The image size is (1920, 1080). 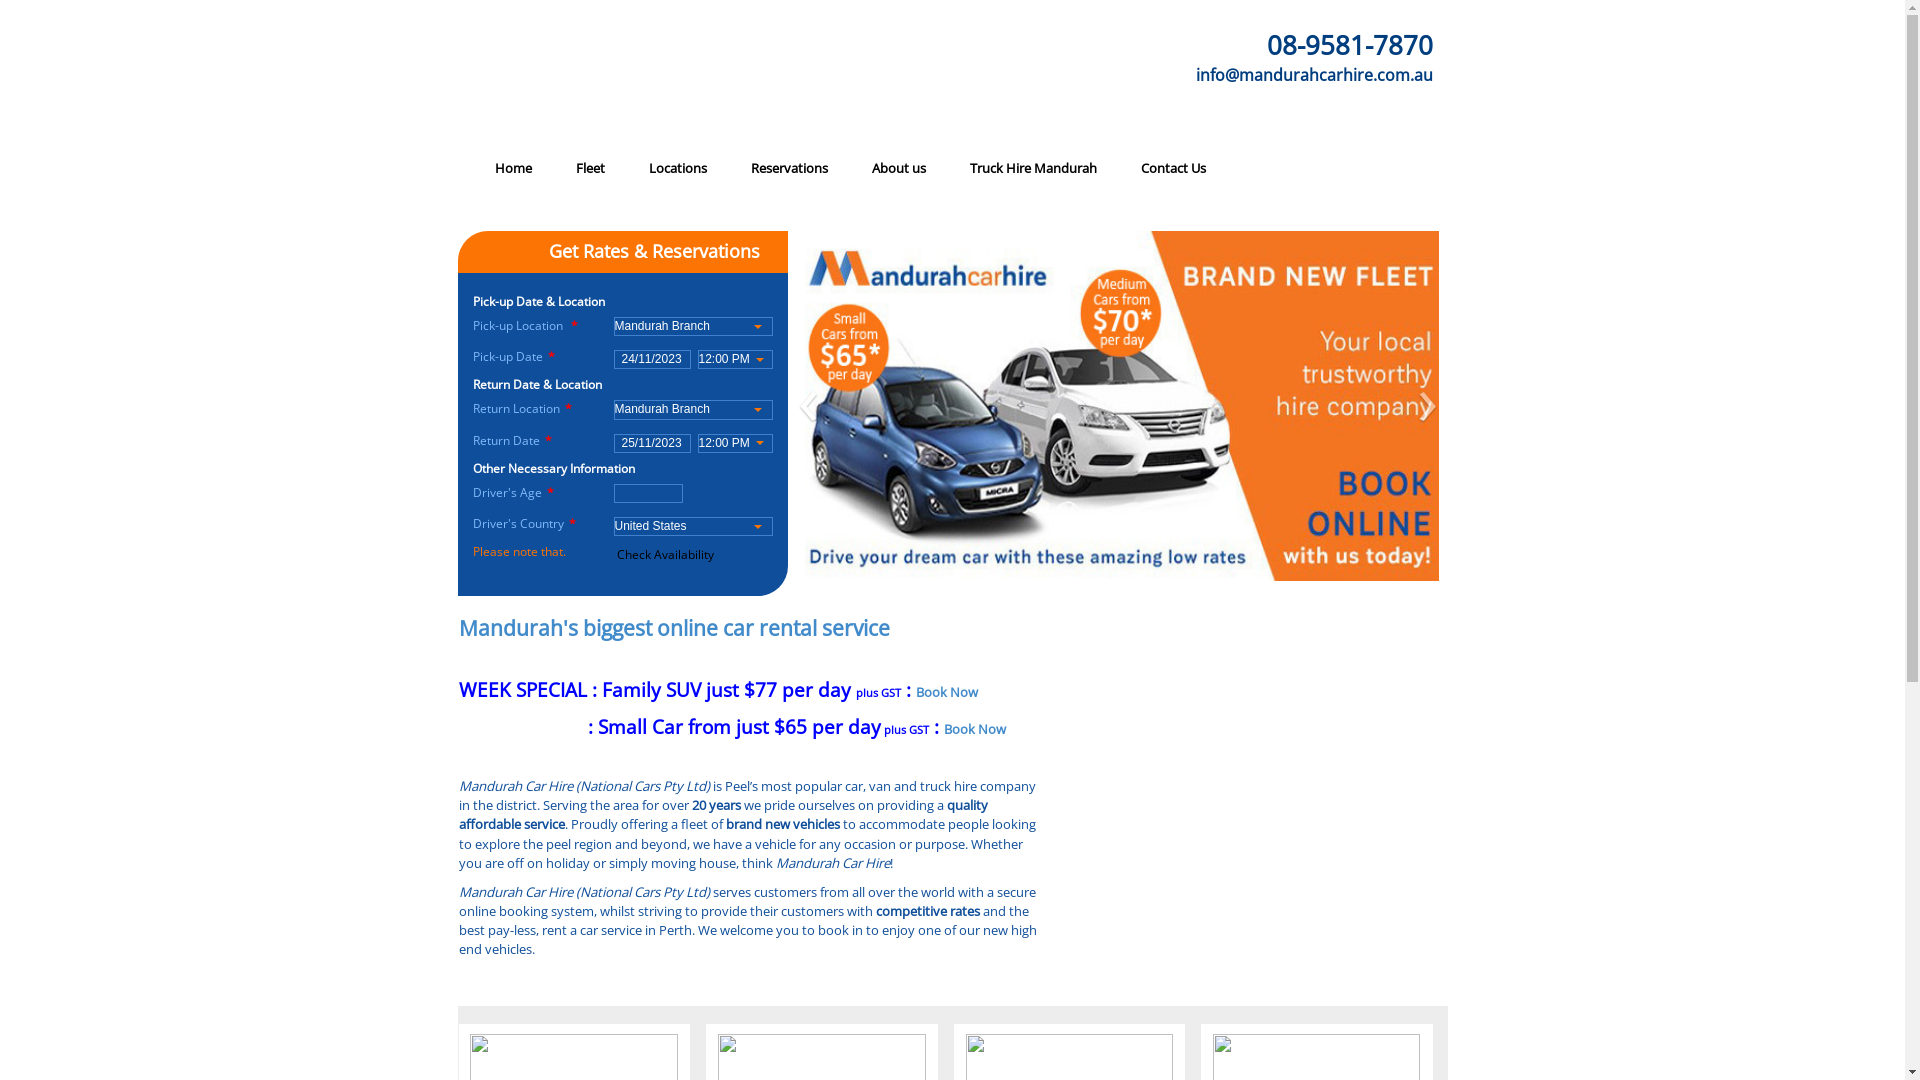 I want to click on 'Contact Us', so click(x=1172, y=167).